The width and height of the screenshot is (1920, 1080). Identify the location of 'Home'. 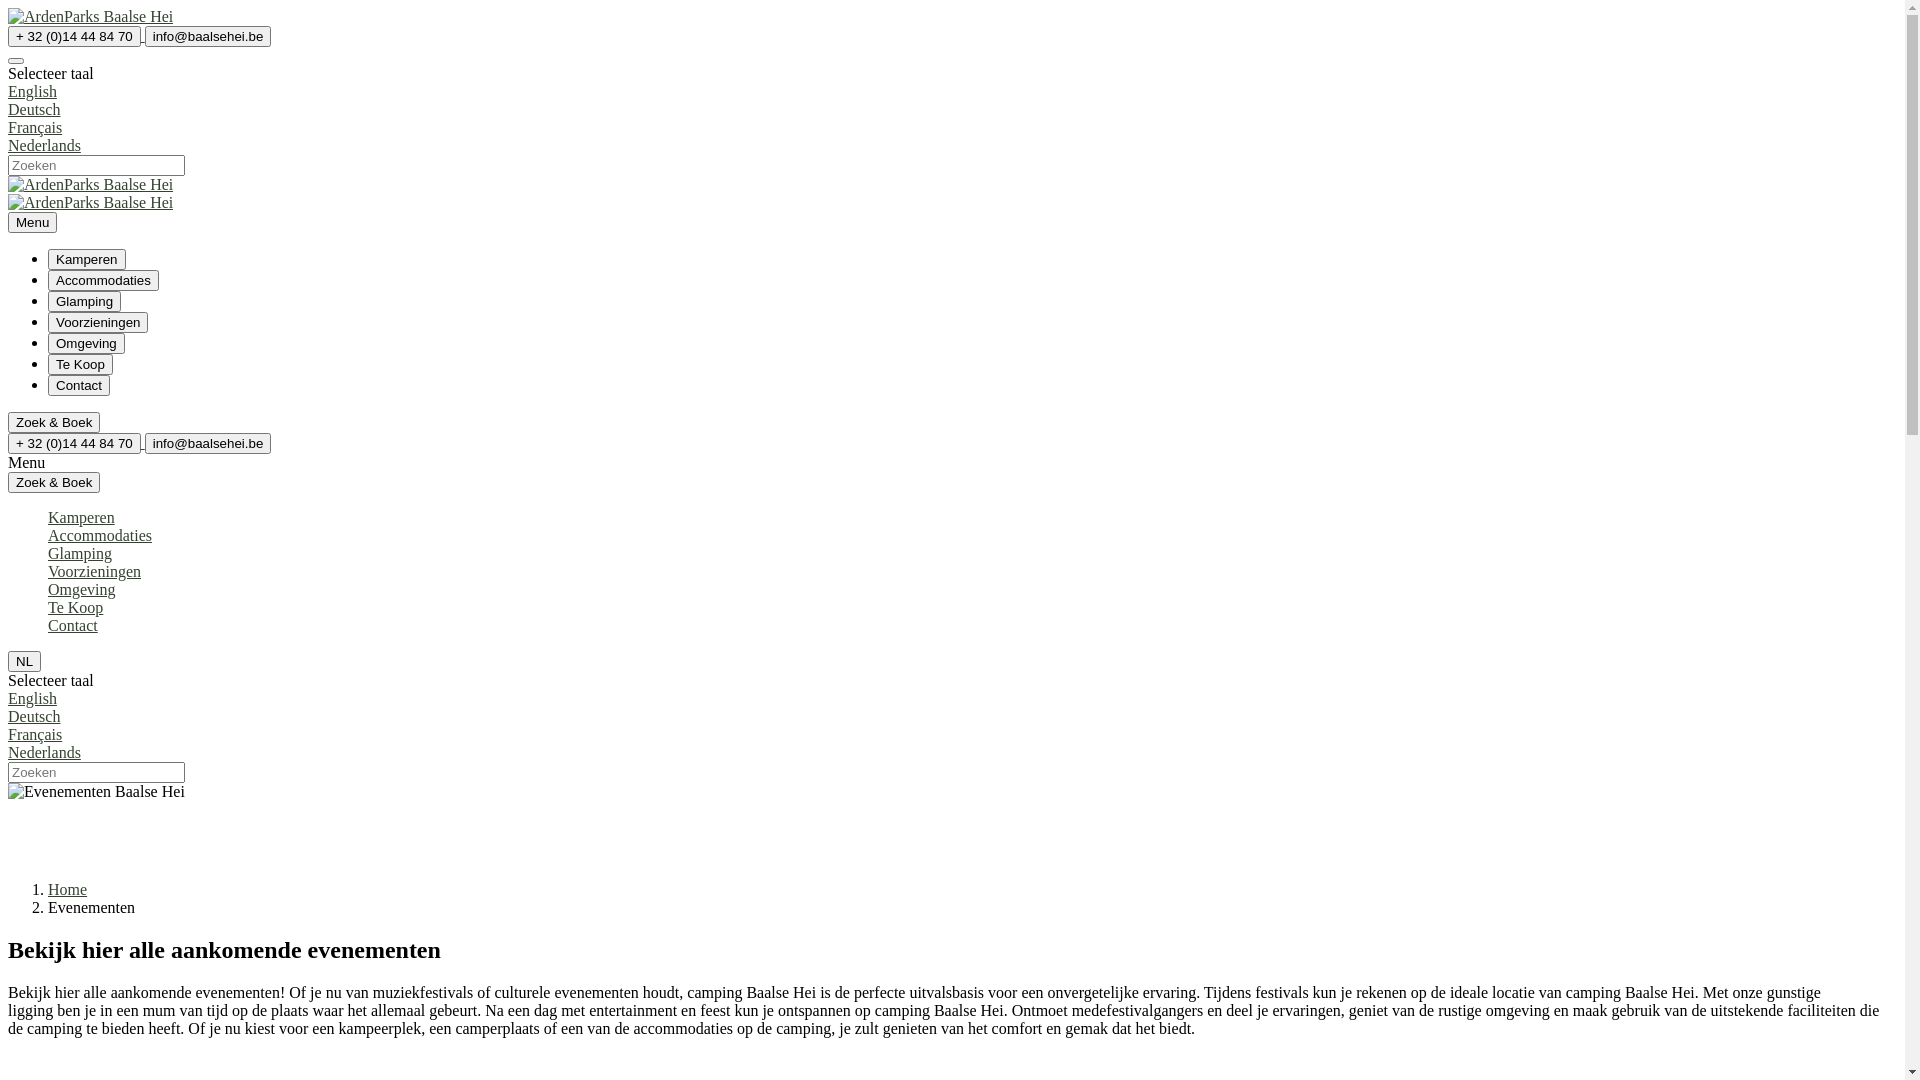
(67, 888).